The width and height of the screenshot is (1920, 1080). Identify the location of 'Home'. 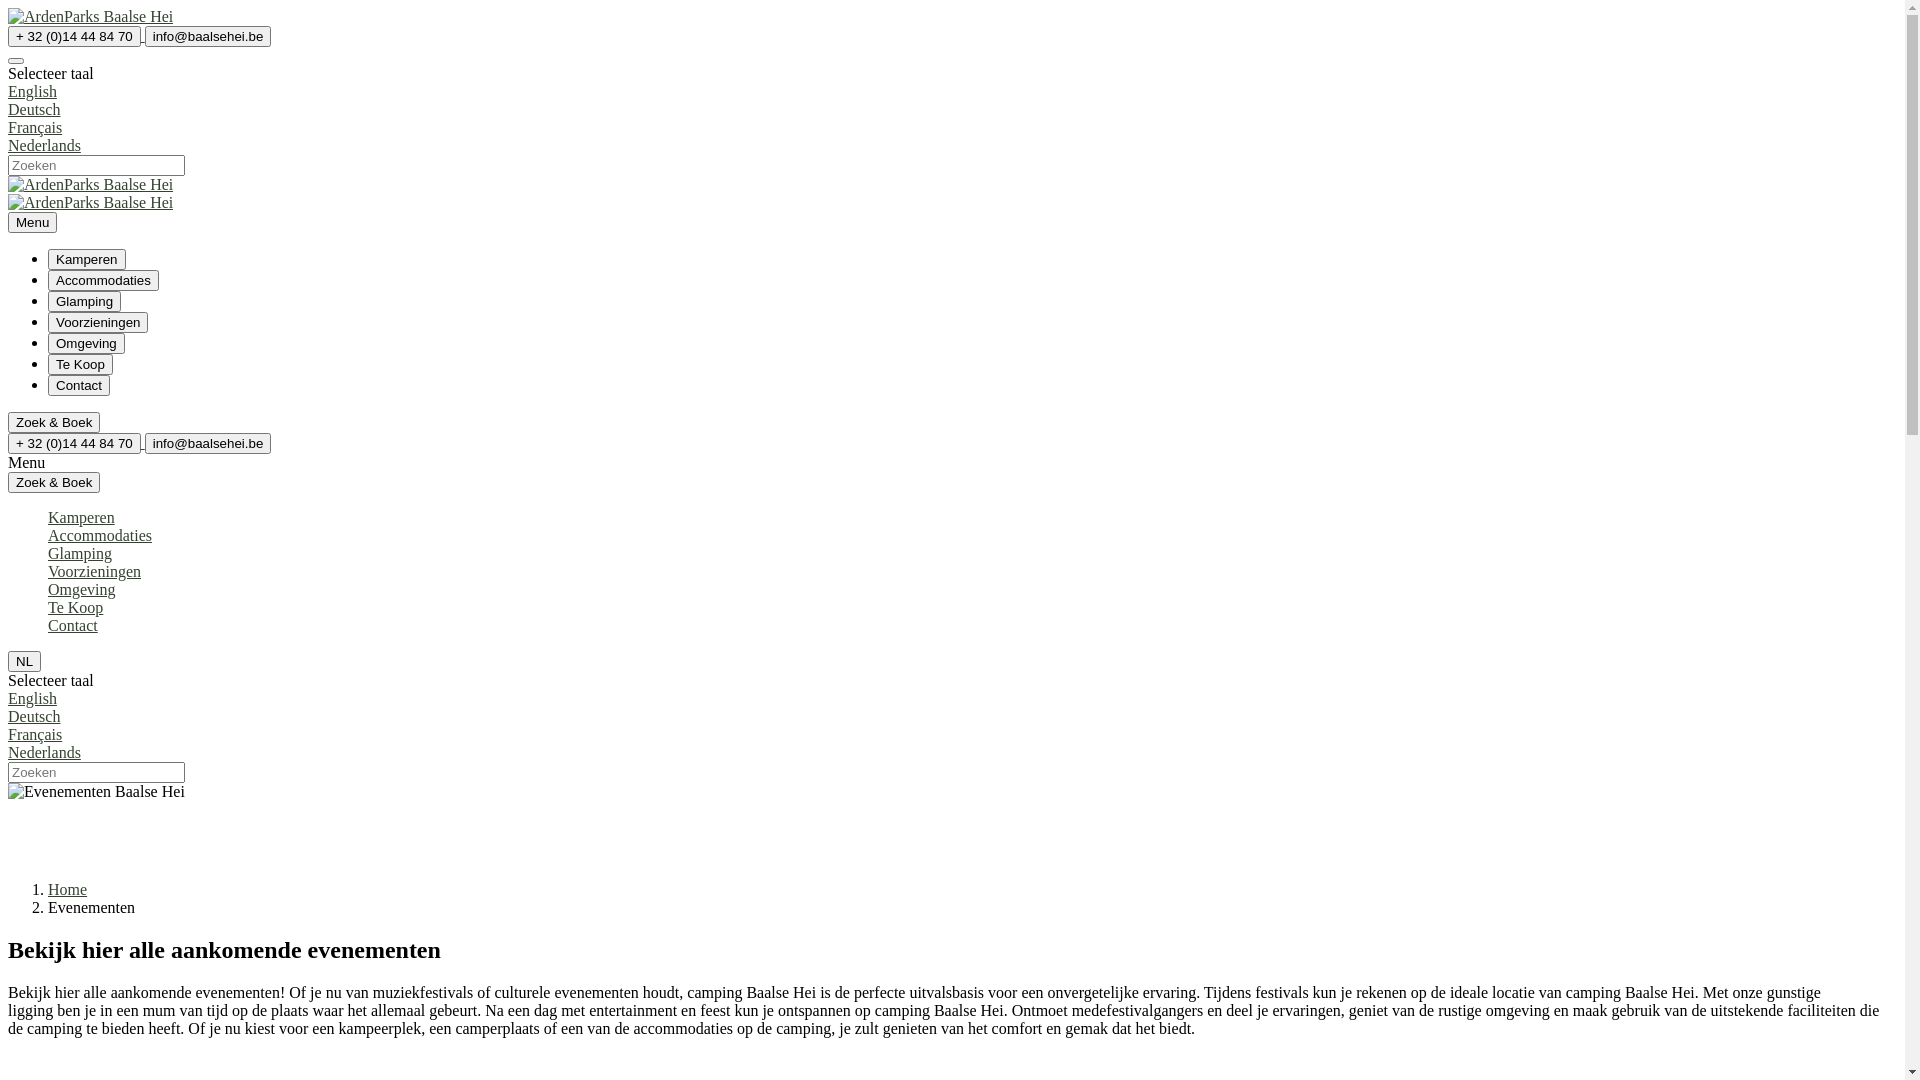
(67, 888).